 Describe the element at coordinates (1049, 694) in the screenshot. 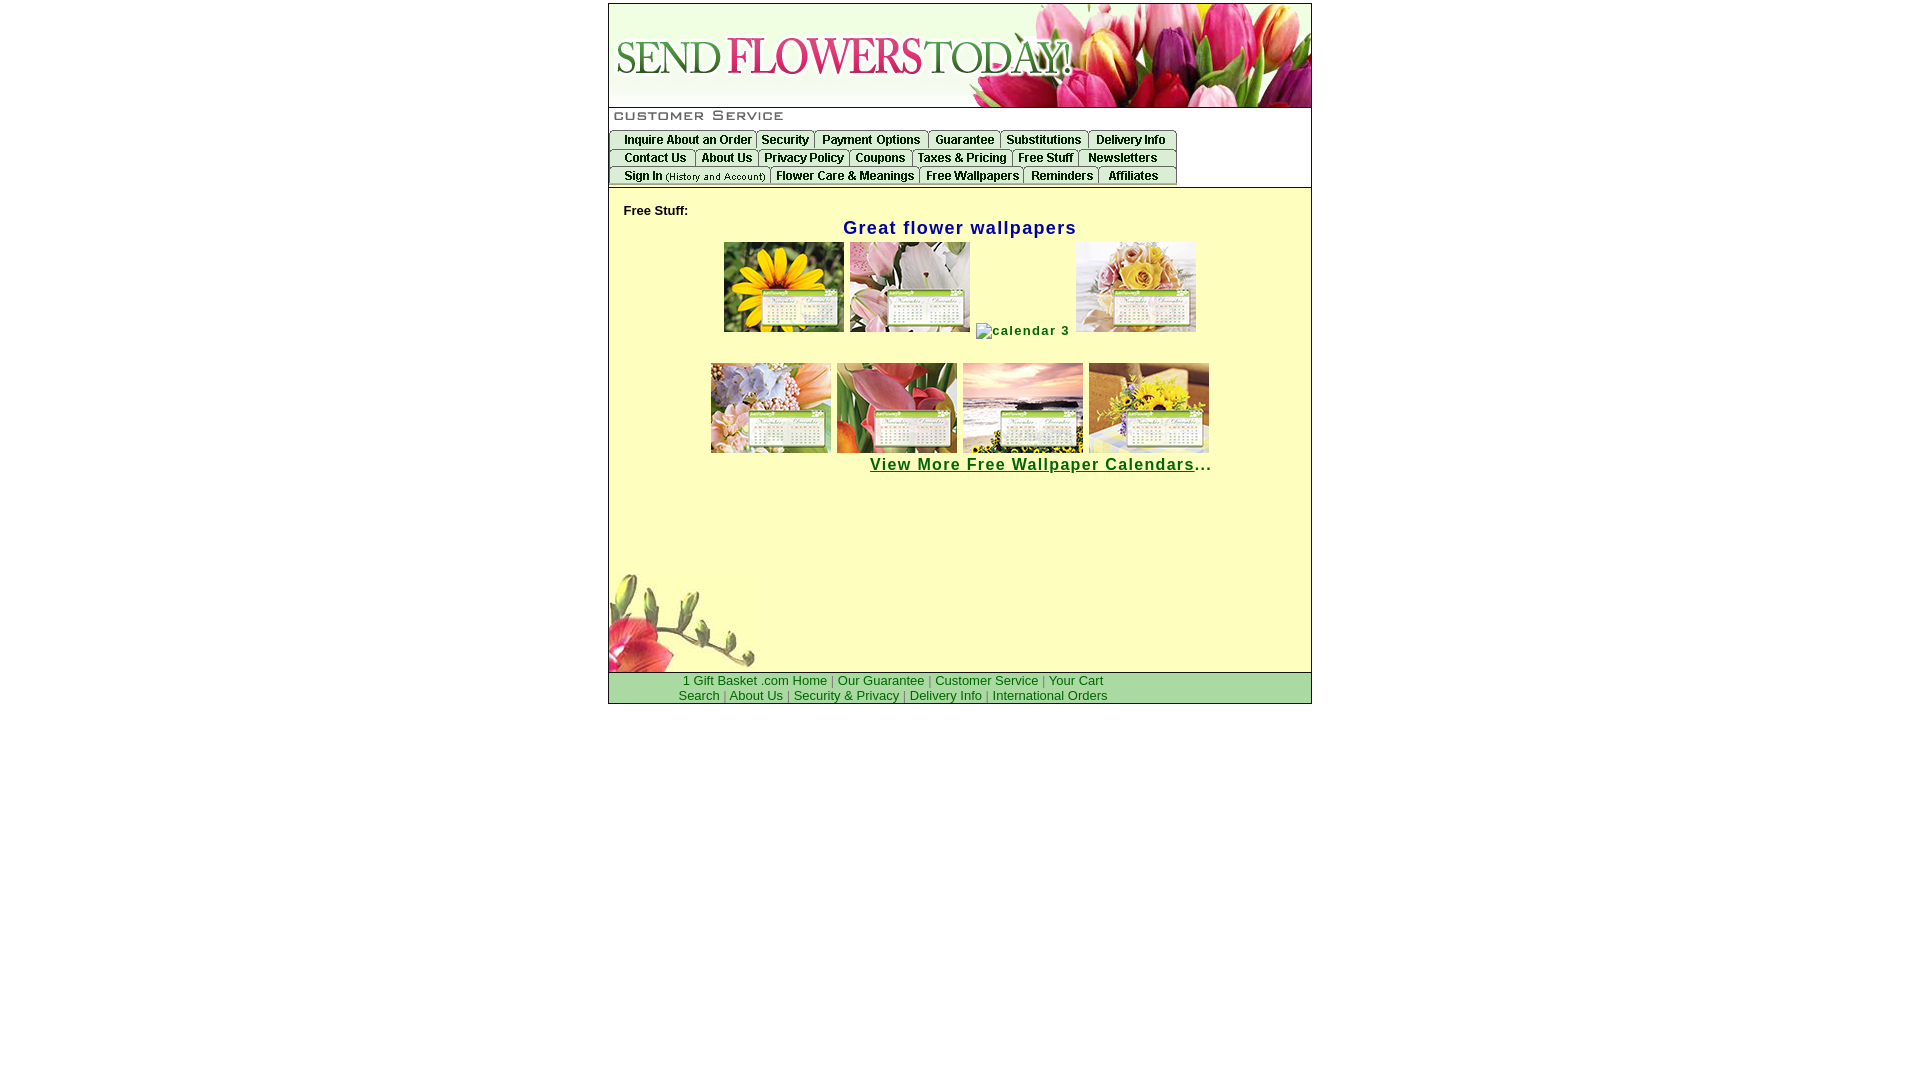

I see `'International Orders'` at that location.